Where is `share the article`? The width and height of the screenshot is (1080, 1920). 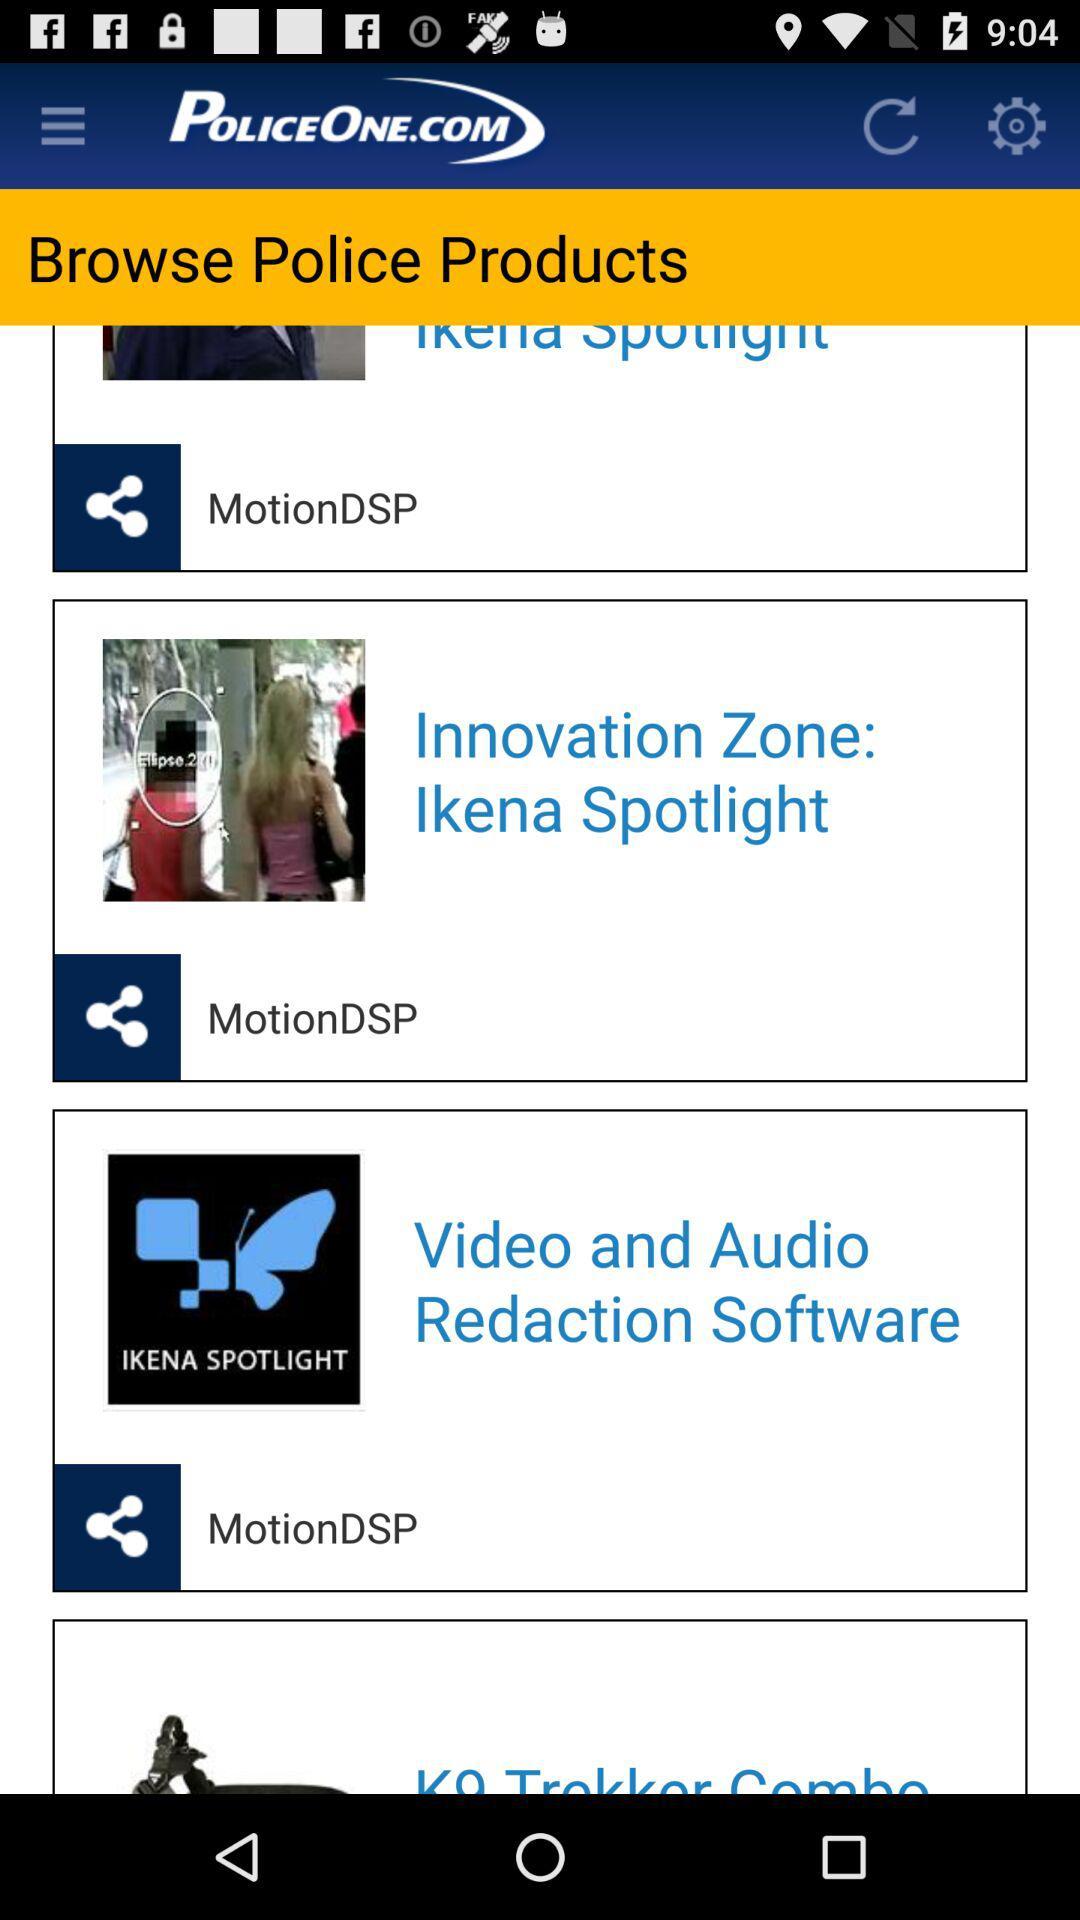 share the article is located at coordinates (117, 1017).